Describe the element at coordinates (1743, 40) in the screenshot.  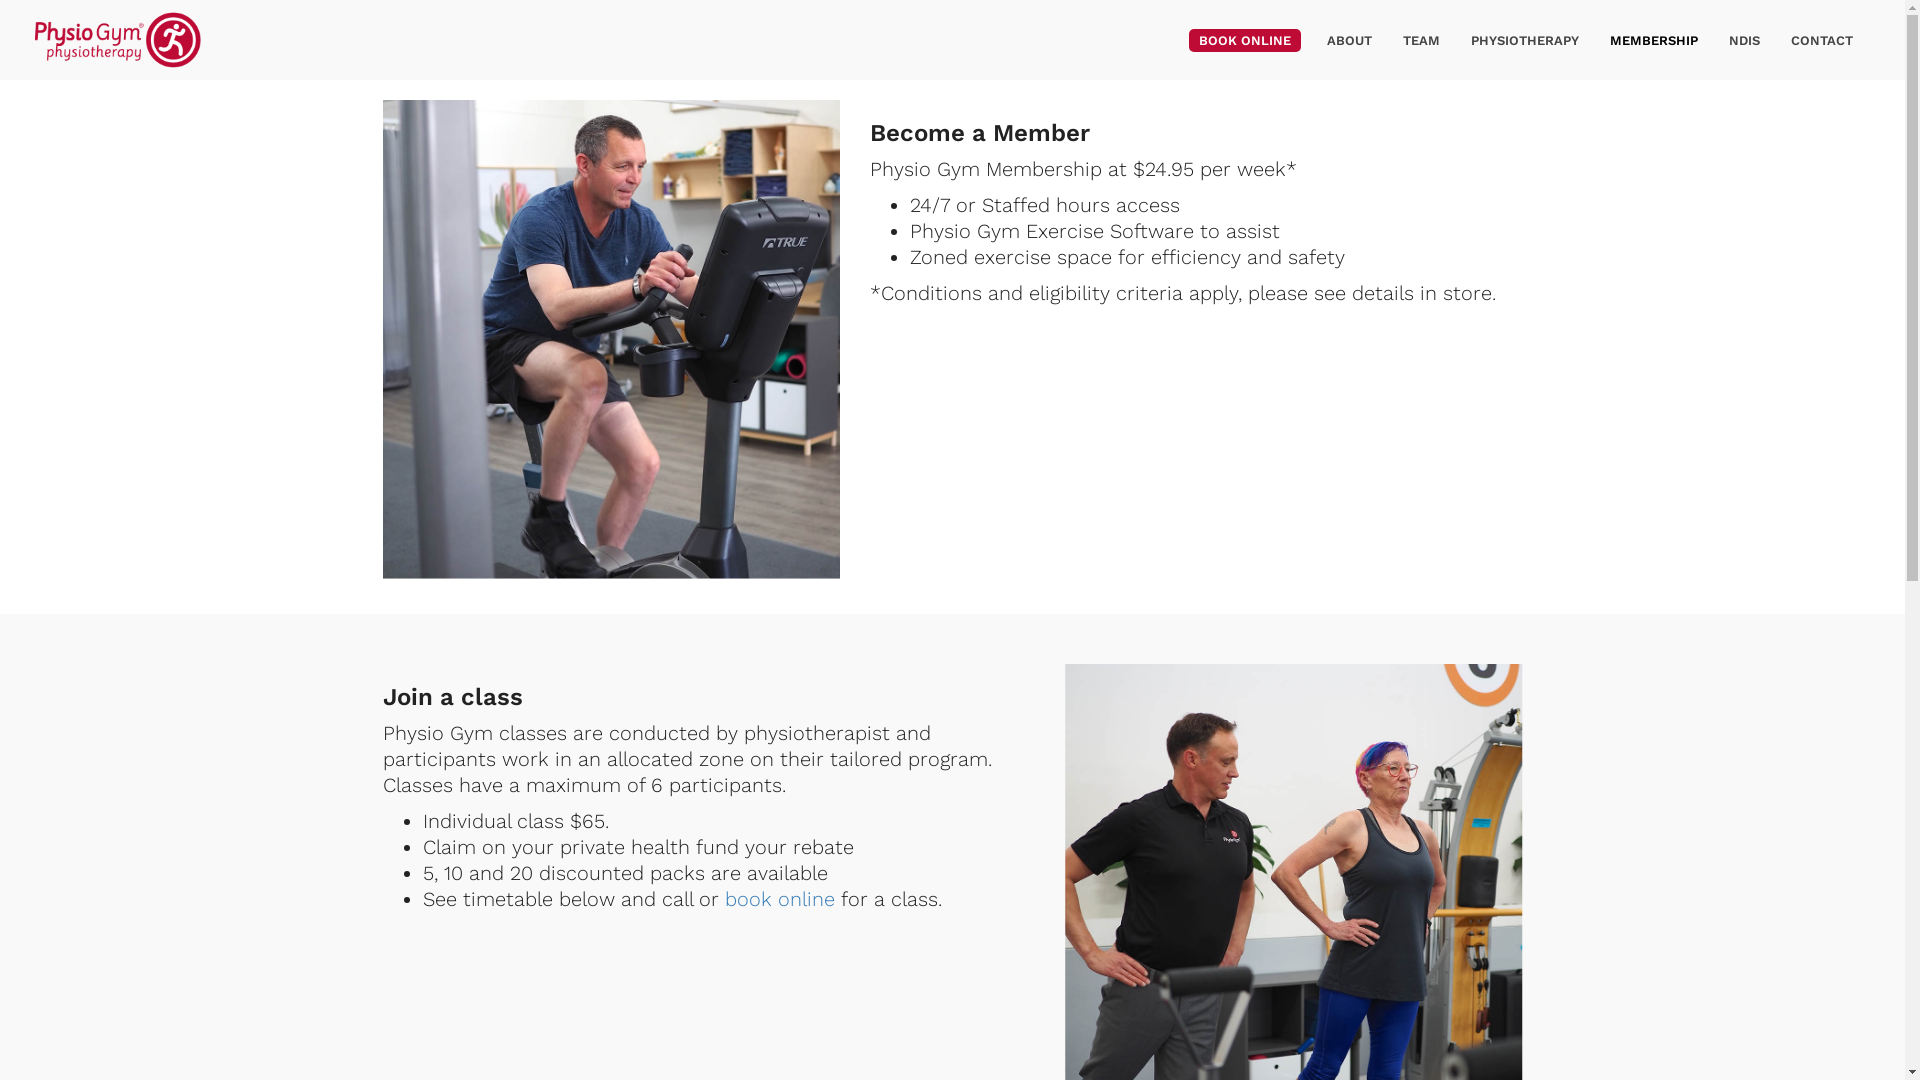
I see `'NDIS'` at that location.